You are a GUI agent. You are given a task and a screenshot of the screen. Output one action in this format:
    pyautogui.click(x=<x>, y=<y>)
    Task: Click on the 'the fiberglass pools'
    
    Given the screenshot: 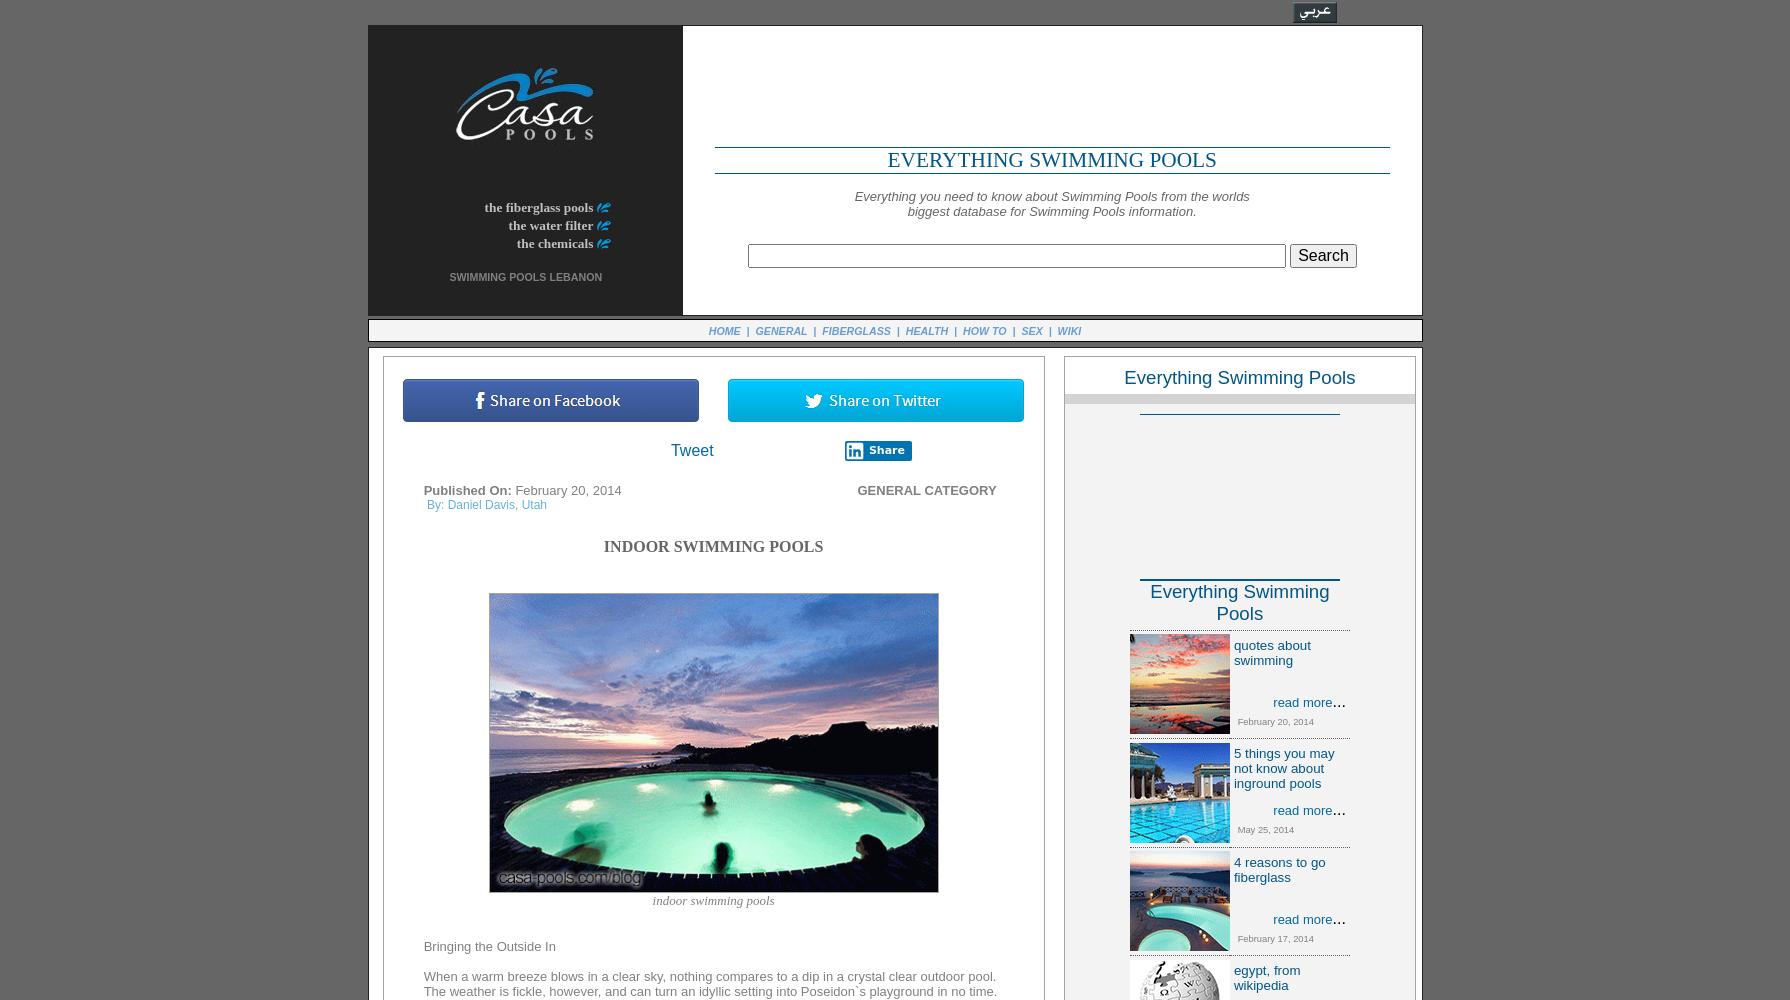 What is the action you would take?
    pyautogui.click(x=537, y=206)
    